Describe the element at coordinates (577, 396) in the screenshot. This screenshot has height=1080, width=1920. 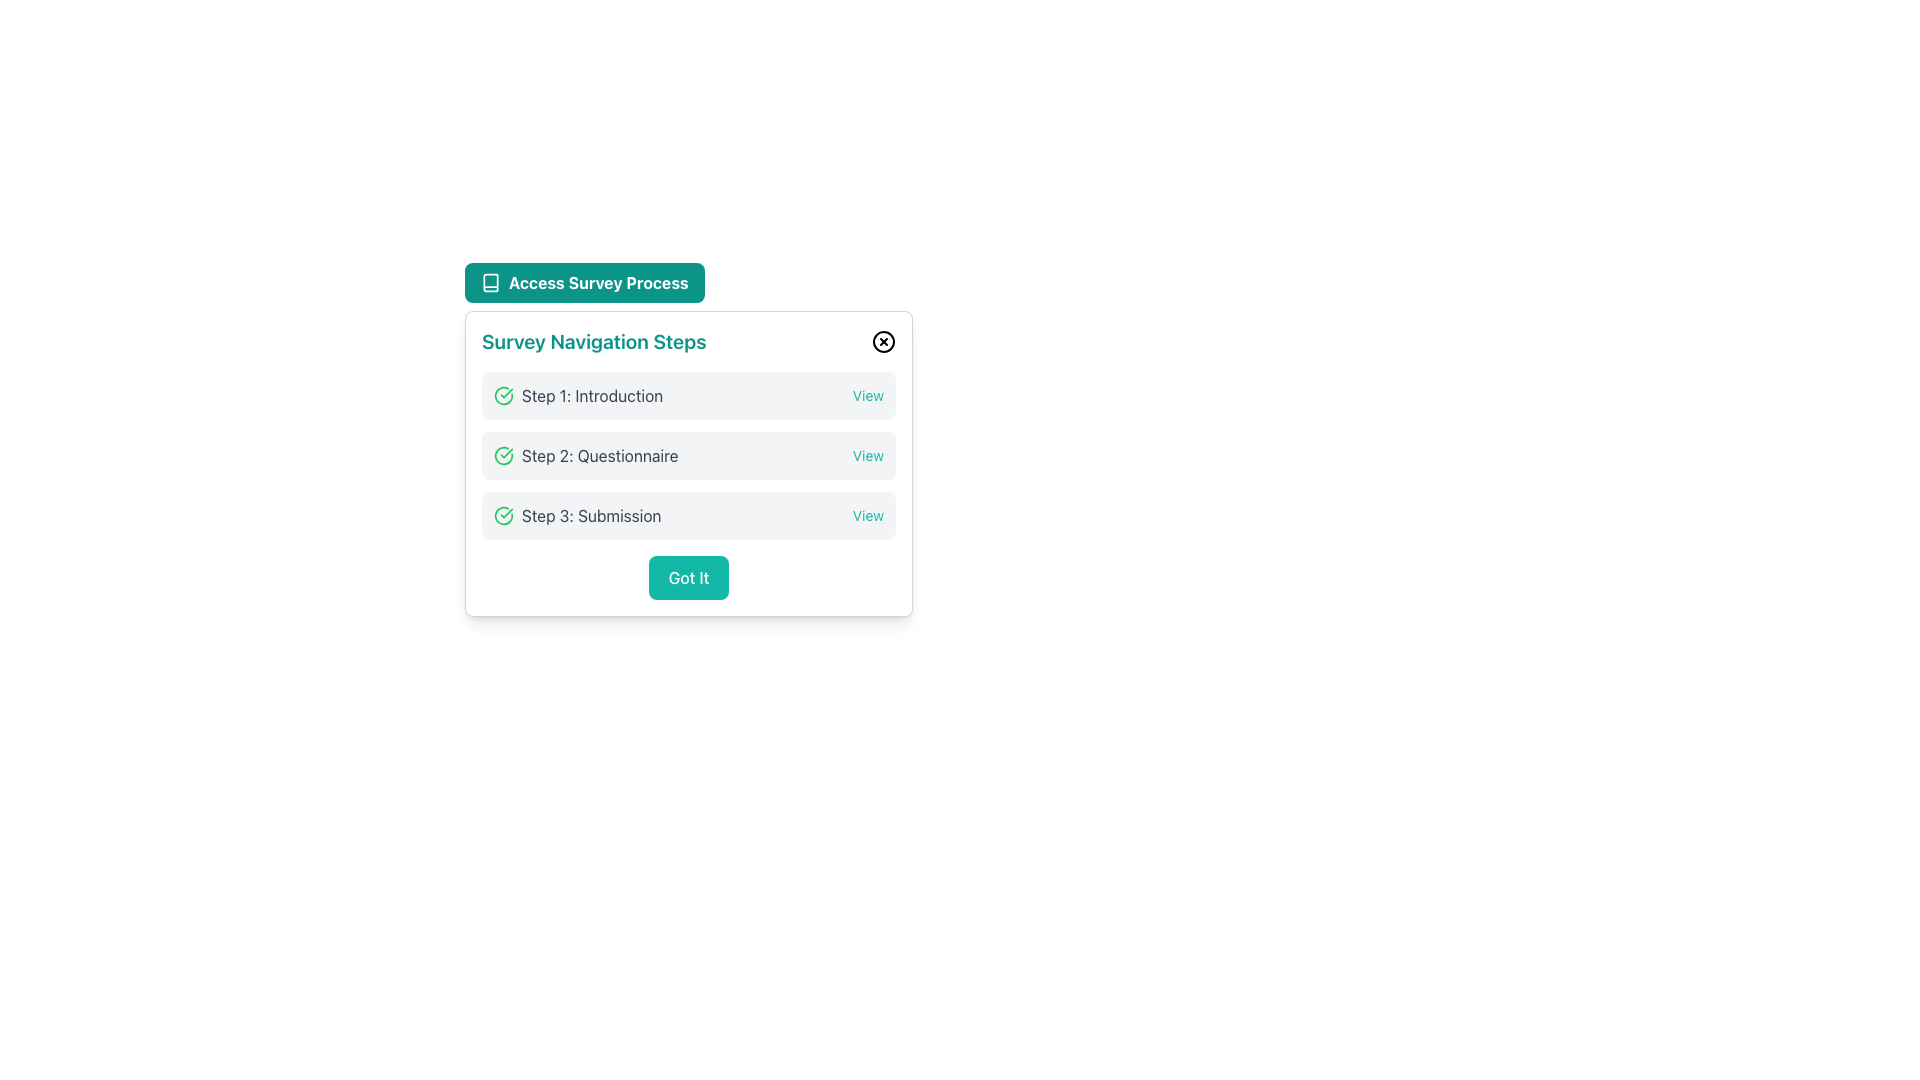
I see `the text label 'Step 1: Introduction' with a green circular icon indicating completion, located within the 'Survey Navigation Steps' card` at that location.